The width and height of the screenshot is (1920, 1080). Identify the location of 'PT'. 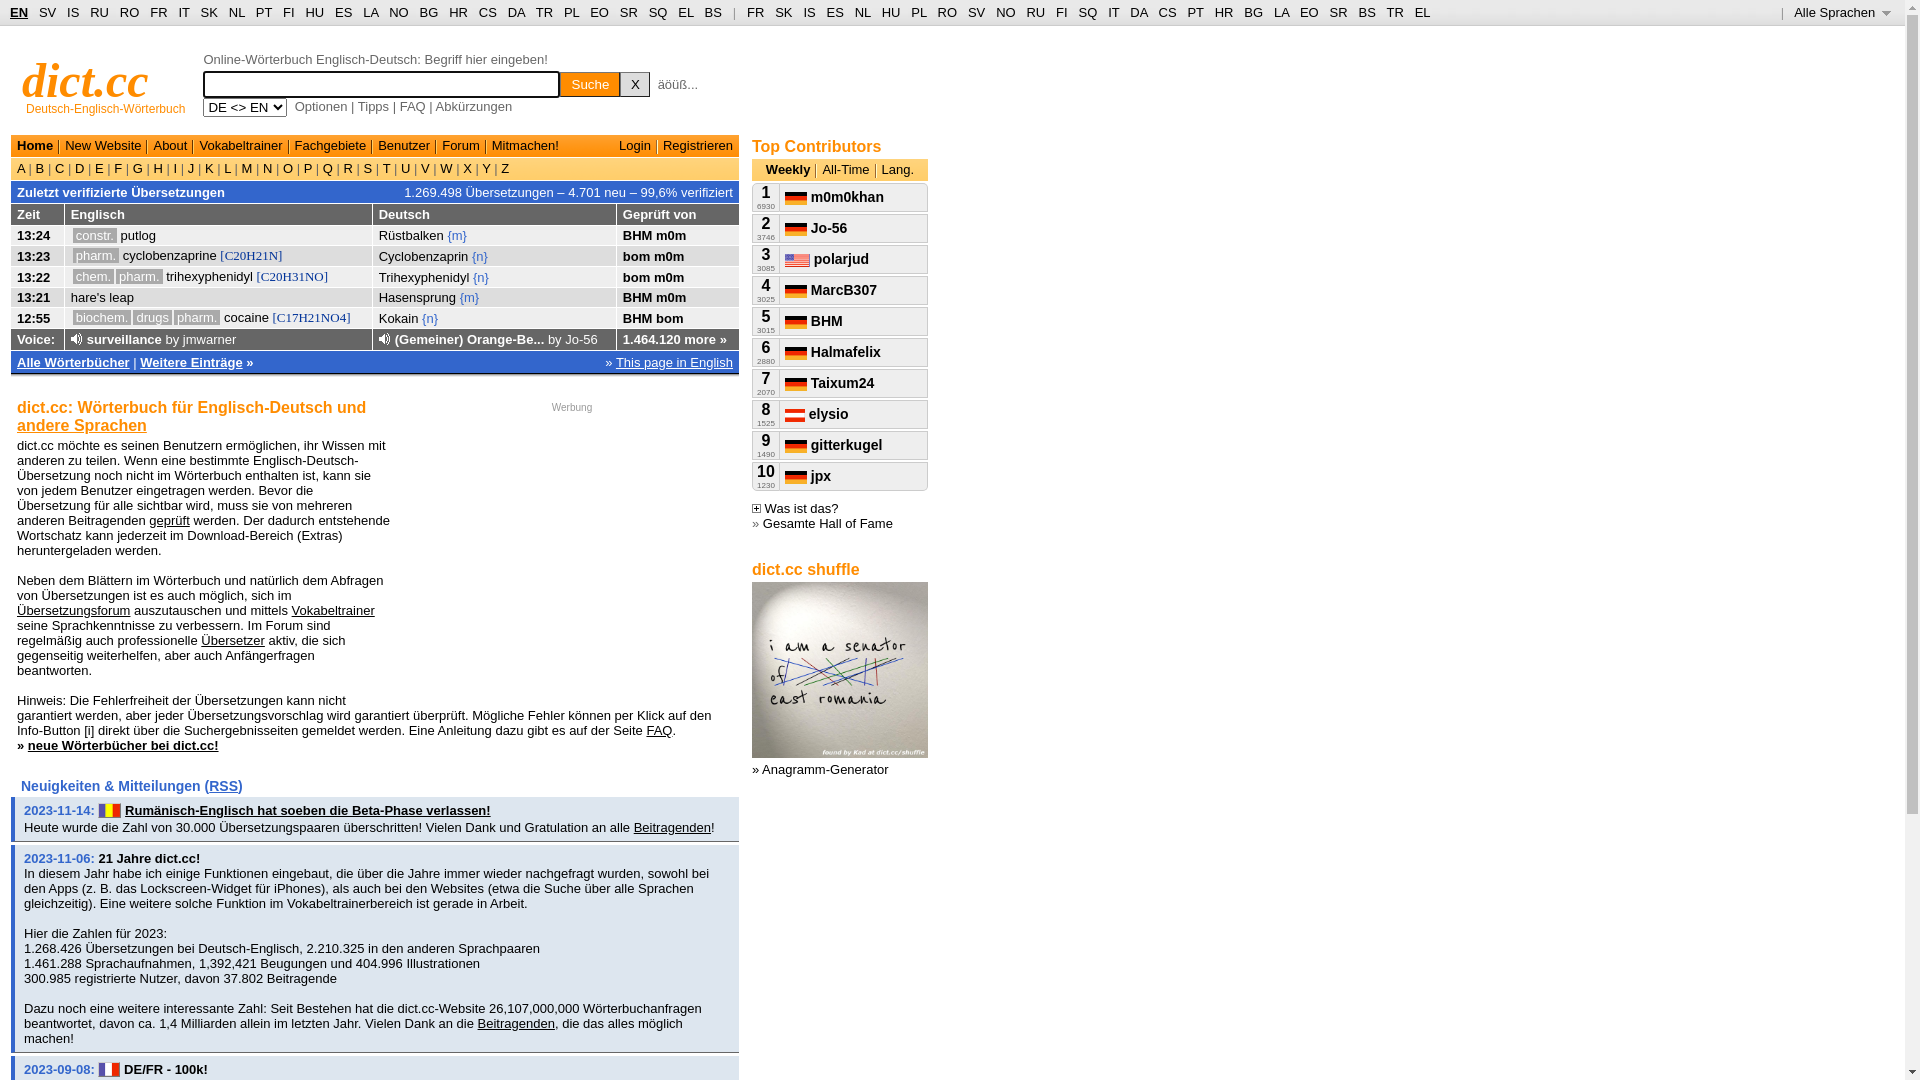
(1186, 12).